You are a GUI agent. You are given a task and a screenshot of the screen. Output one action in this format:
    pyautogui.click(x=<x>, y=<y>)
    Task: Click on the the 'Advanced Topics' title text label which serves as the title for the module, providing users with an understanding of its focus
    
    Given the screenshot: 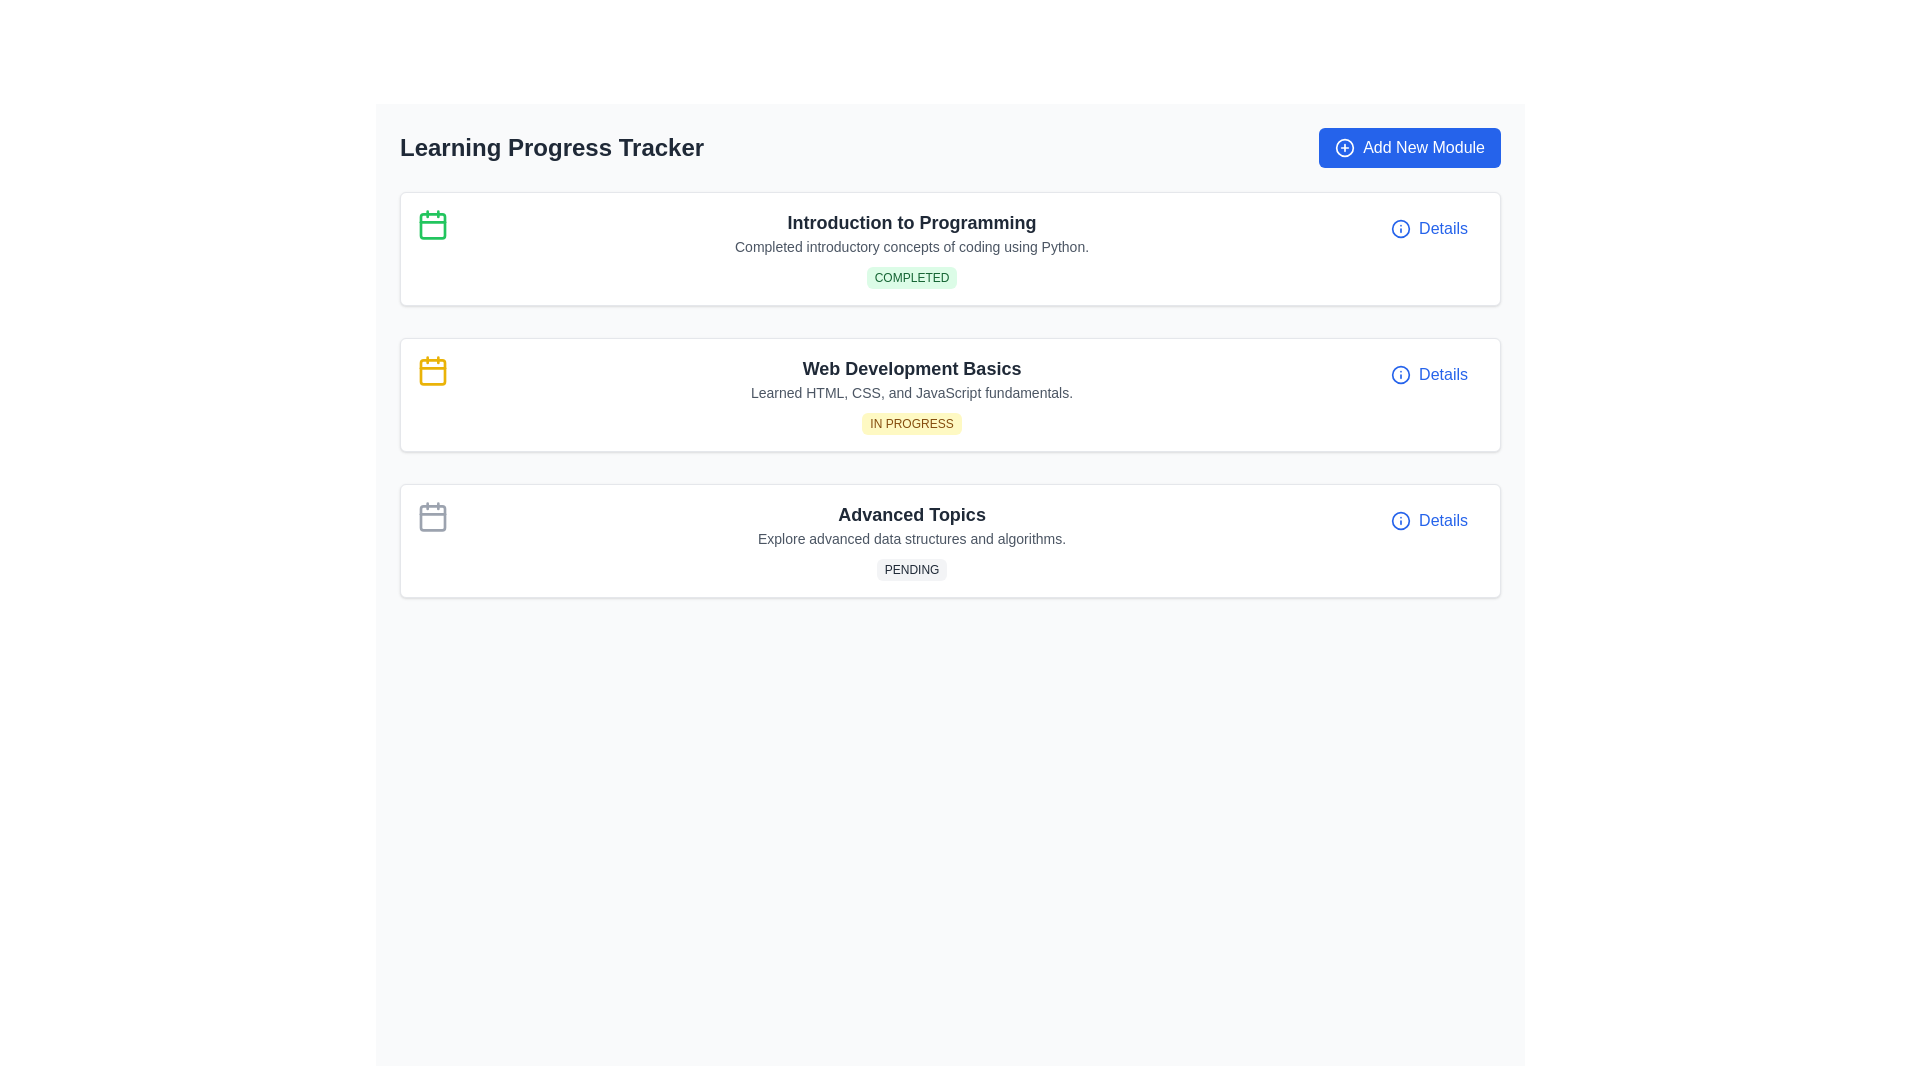 What is the action you would take?
    pyautogui.click(x=911, y=514)
    